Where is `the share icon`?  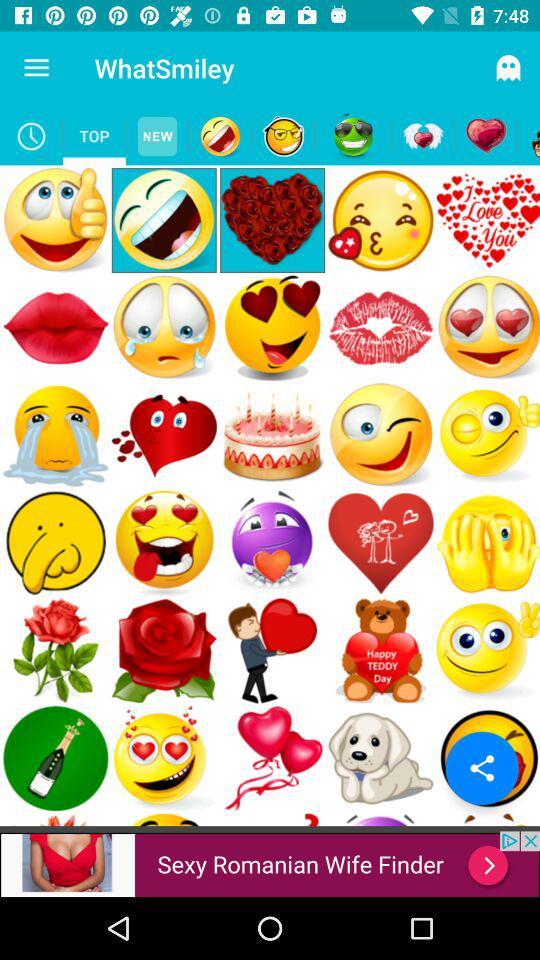 the share icon is located at coordinates (481, 767).